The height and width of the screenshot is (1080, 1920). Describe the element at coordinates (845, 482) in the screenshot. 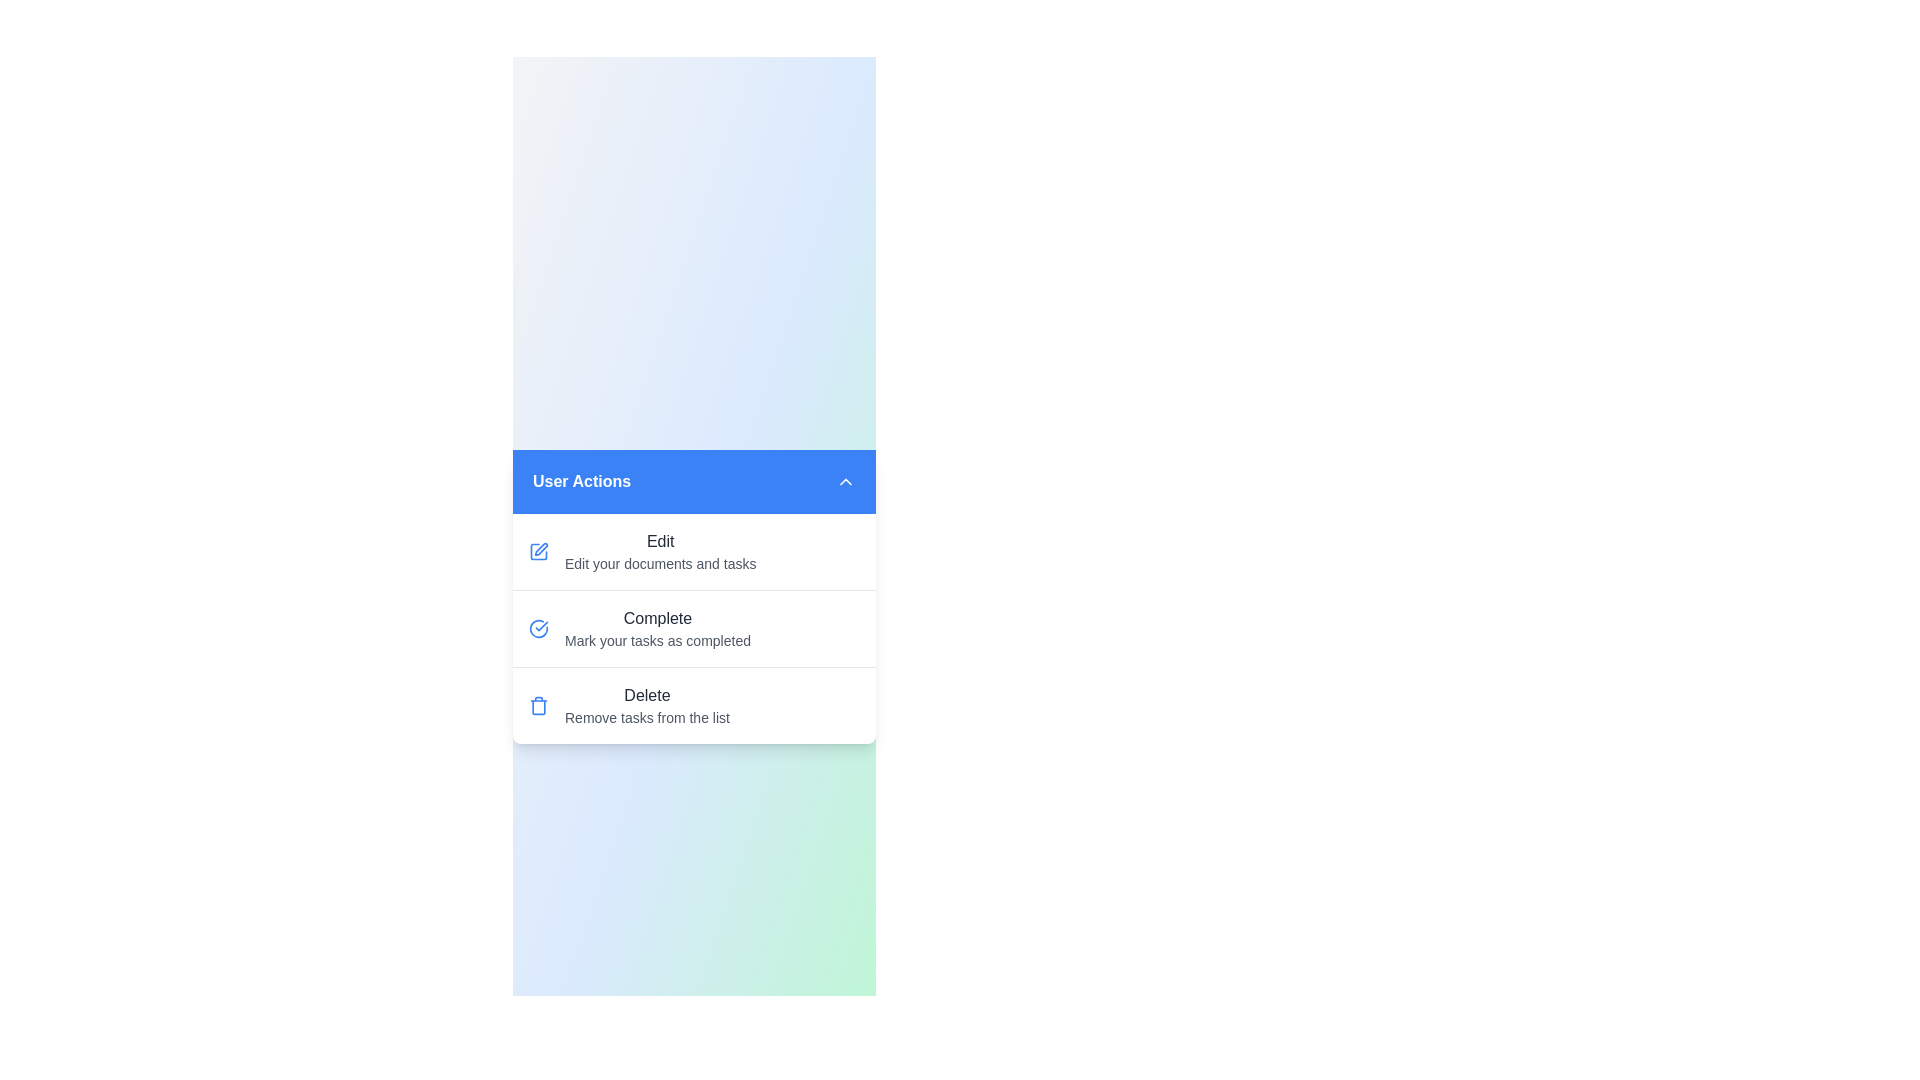

I see `toggle button to expand or collapse the menu` at that location.